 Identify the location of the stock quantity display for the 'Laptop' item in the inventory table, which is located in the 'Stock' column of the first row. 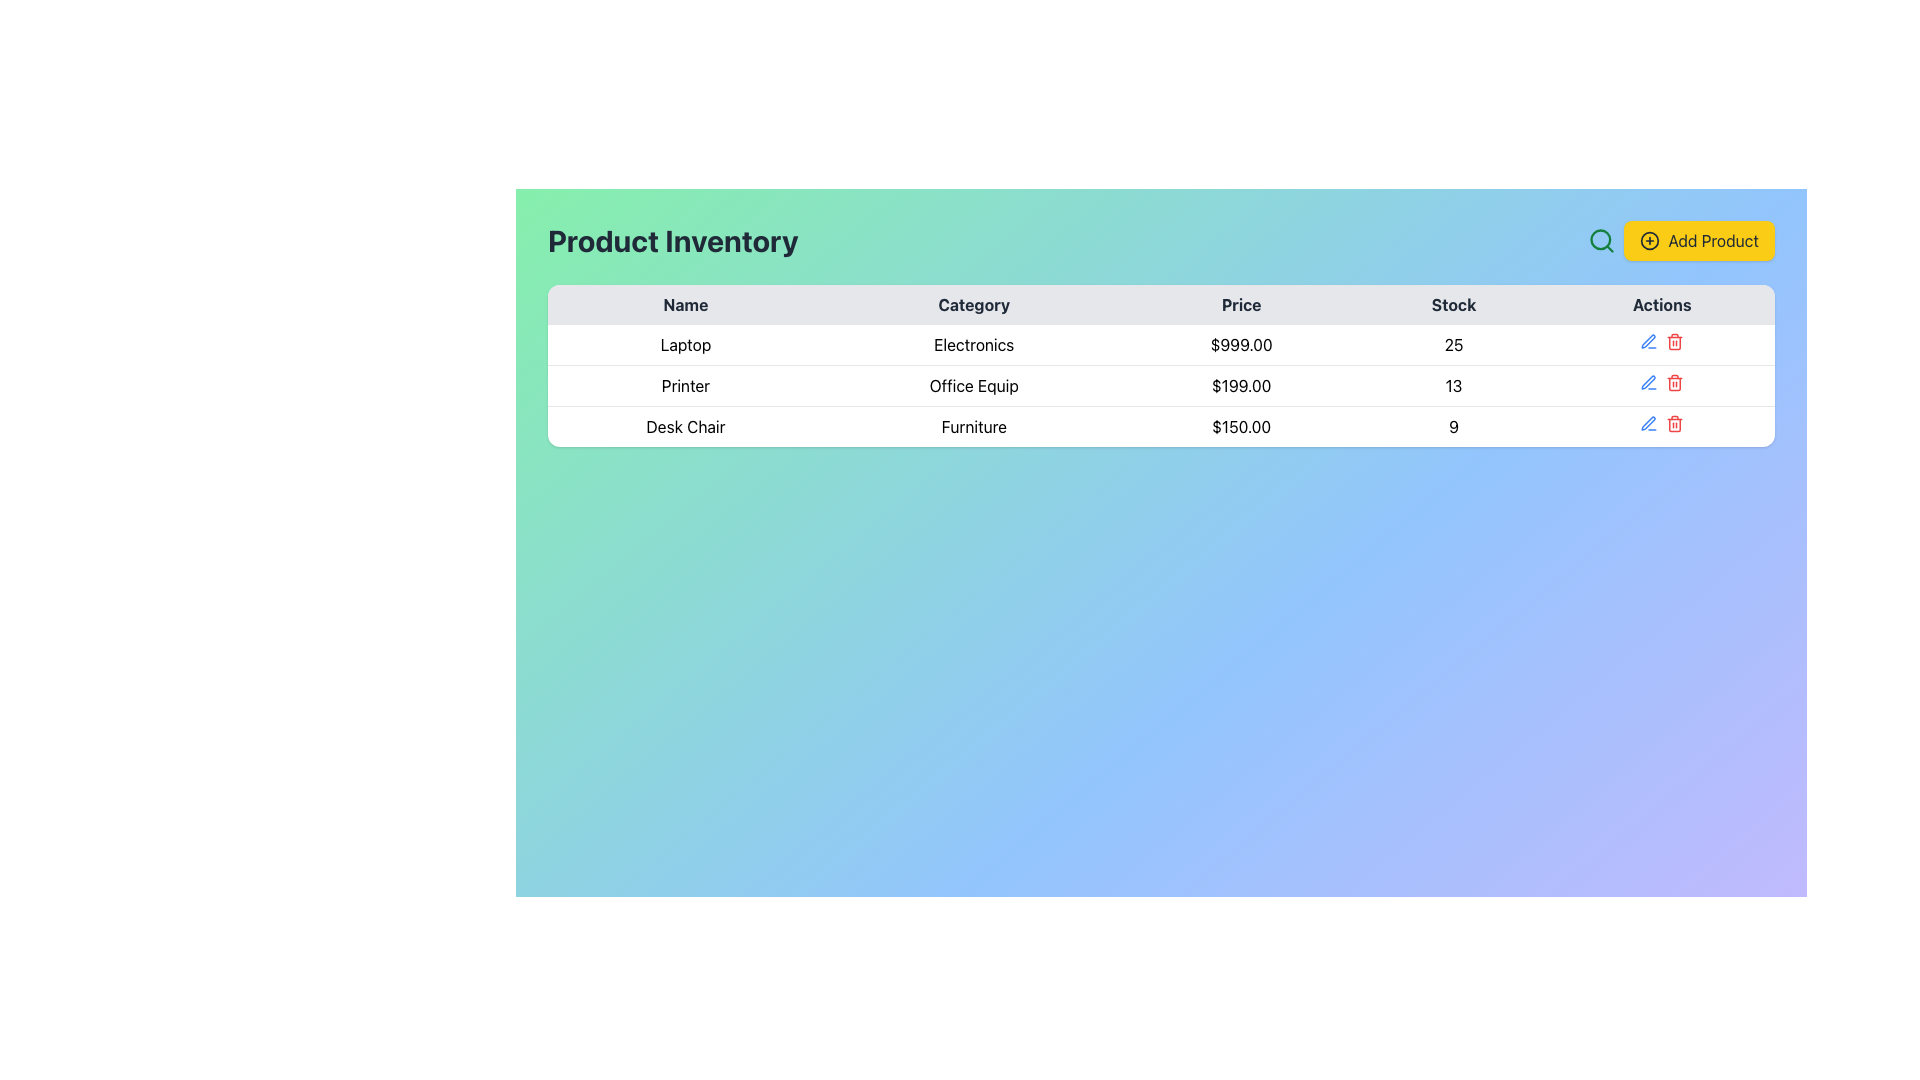
(1454, 344).